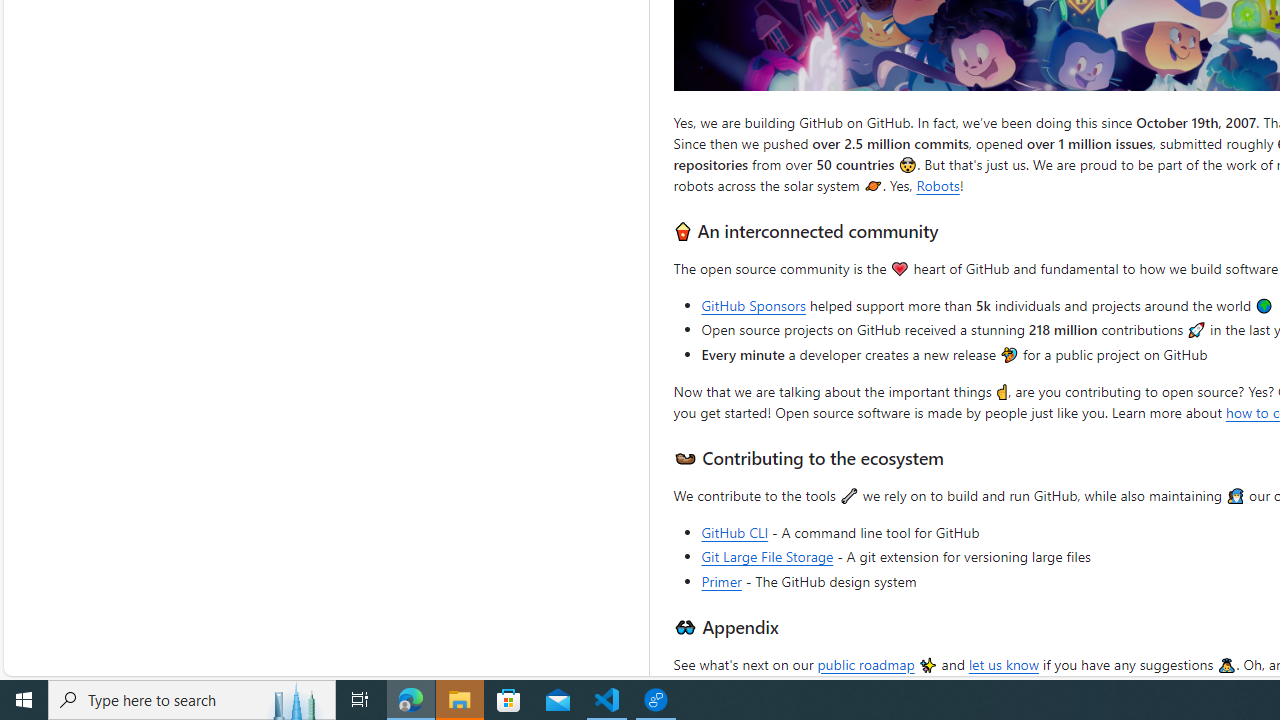 Image resolution: width=1280 pixels, height=720 pixels. What do you see at coordinates (937, 185) in the screenshot?
I see `'Robots'` at bounding box center [937, 185].